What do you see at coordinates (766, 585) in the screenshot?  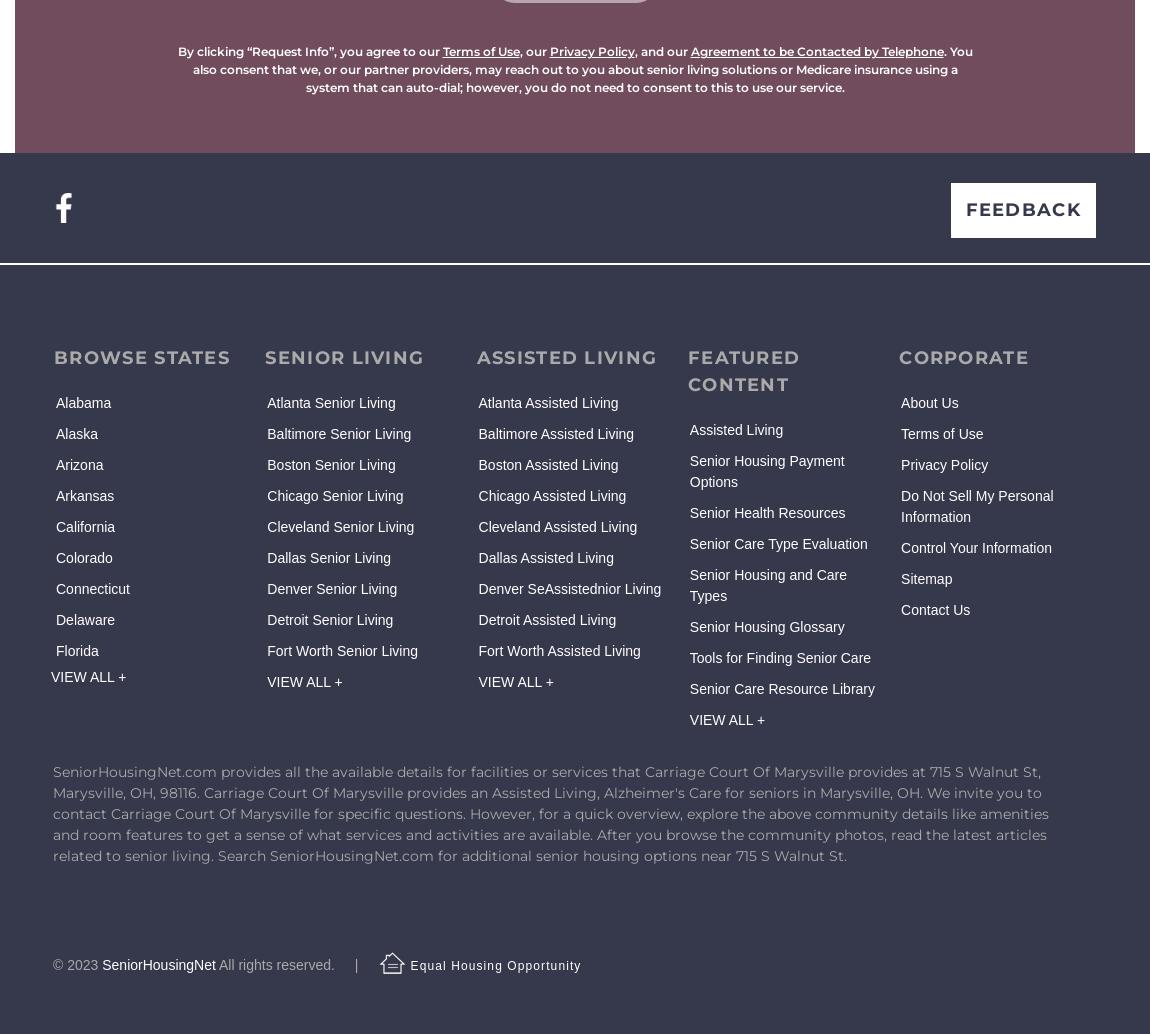 I see `'Senior Housing and Care Types'` at bounding box center [766, 585].